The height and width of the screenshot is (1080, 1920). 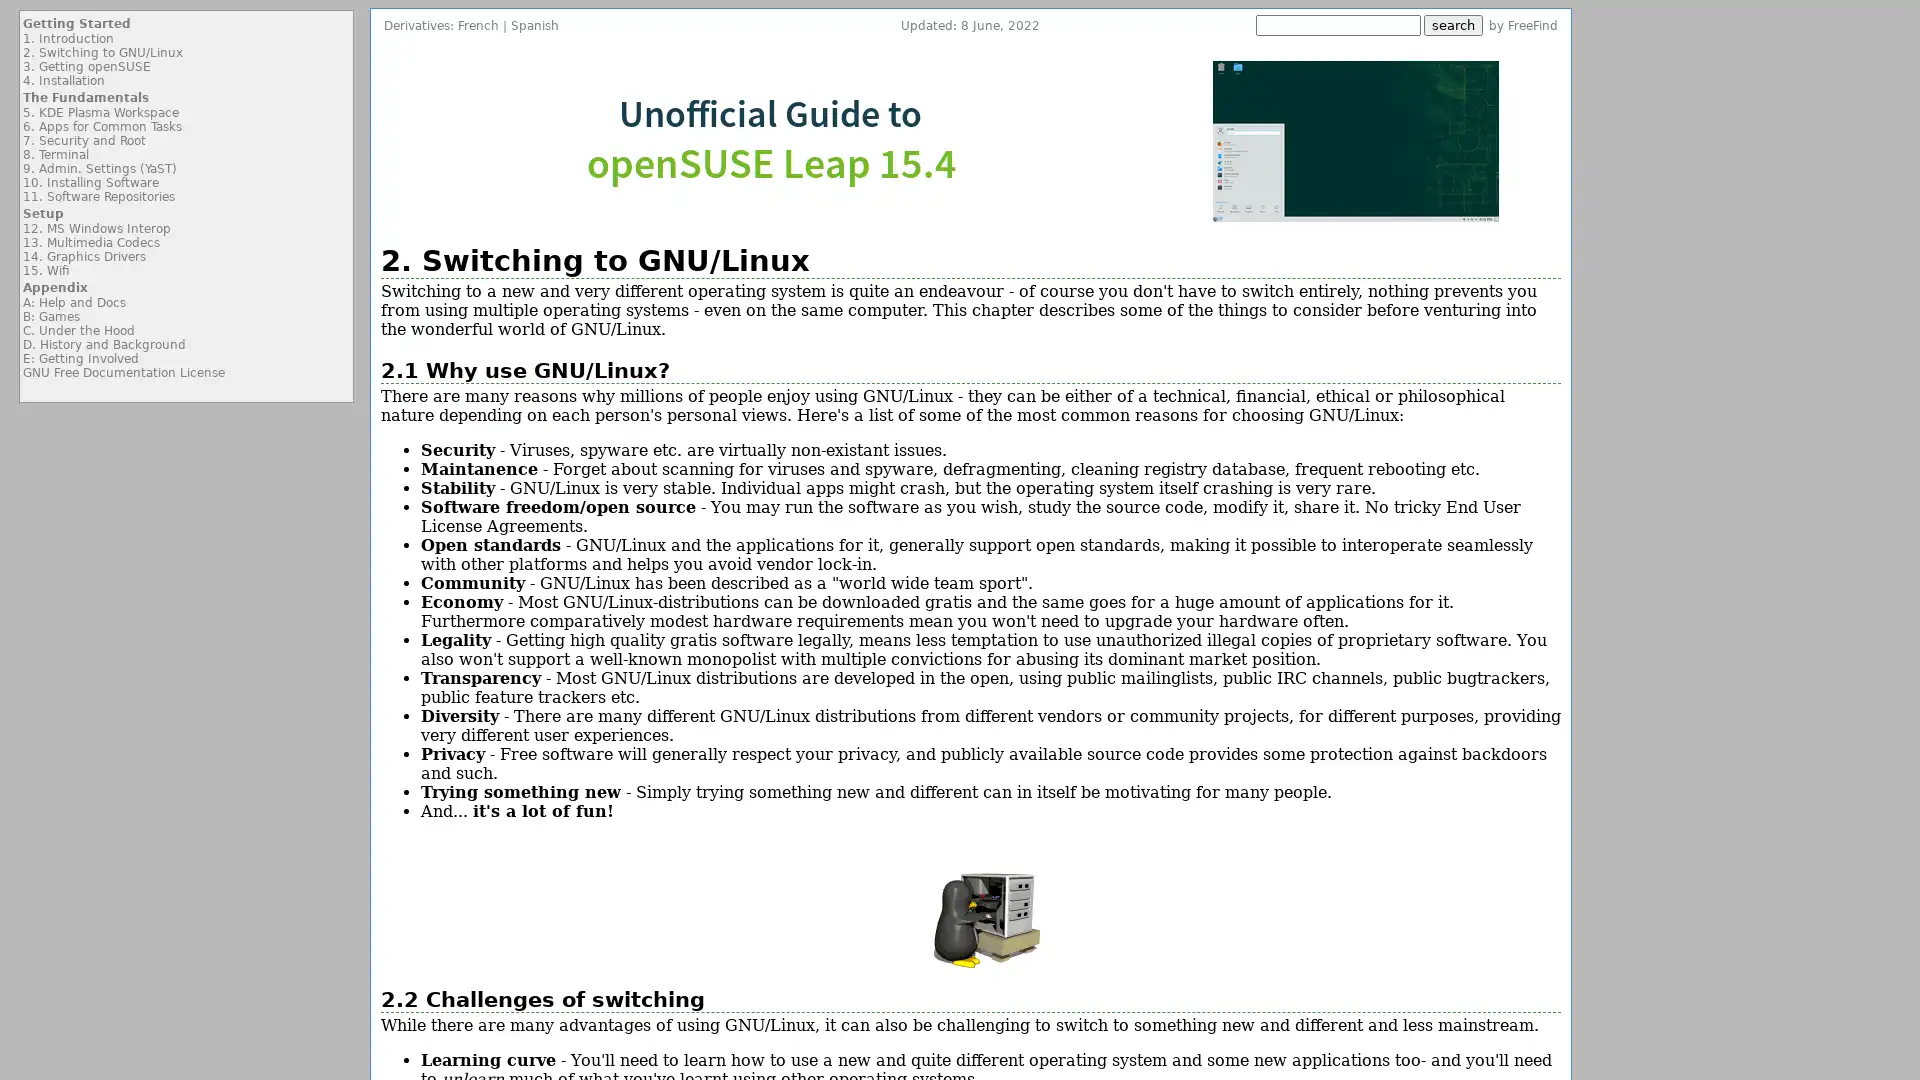 What do you see at coordinates (1453, 25) in the screenshot?
I see `search` at bounding box center [1453, 25].